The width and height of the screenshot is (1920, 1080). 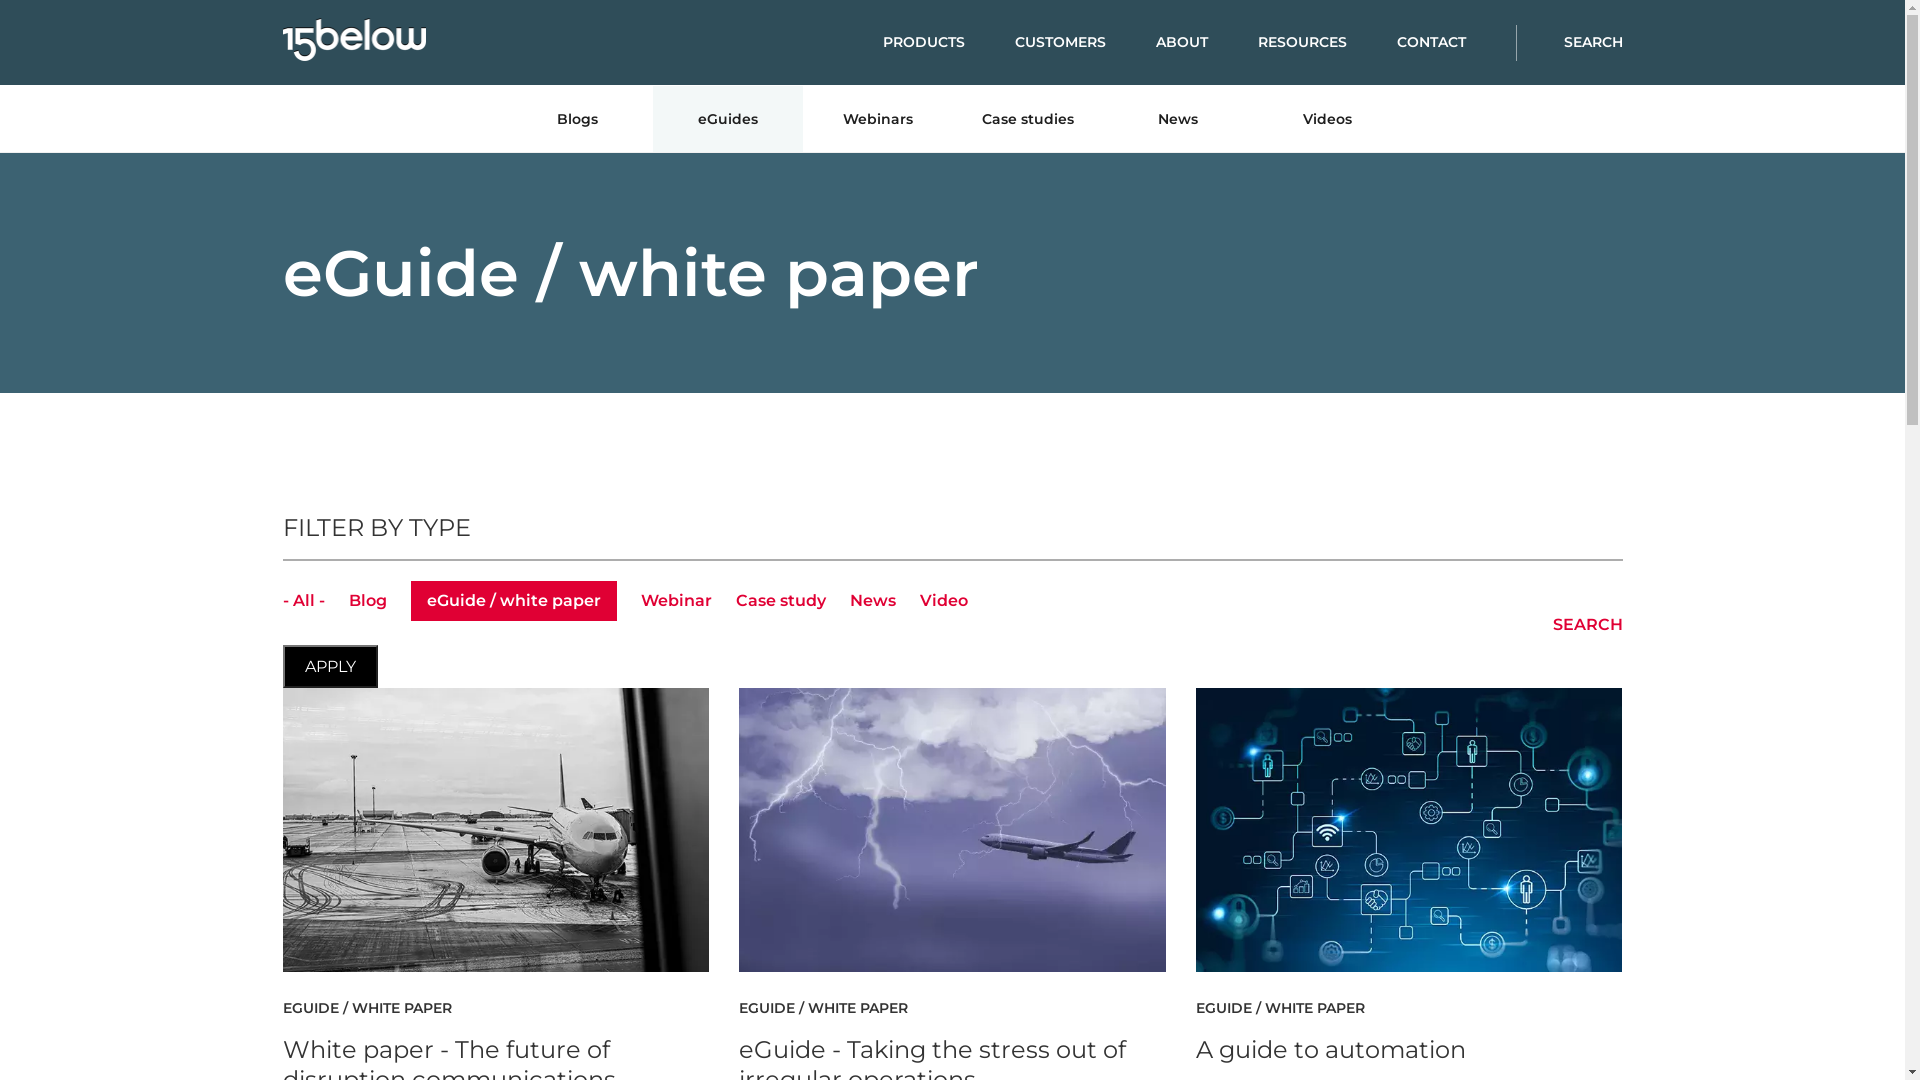 I want to click on 'PRODUCTS', so click(x=946, y=42).